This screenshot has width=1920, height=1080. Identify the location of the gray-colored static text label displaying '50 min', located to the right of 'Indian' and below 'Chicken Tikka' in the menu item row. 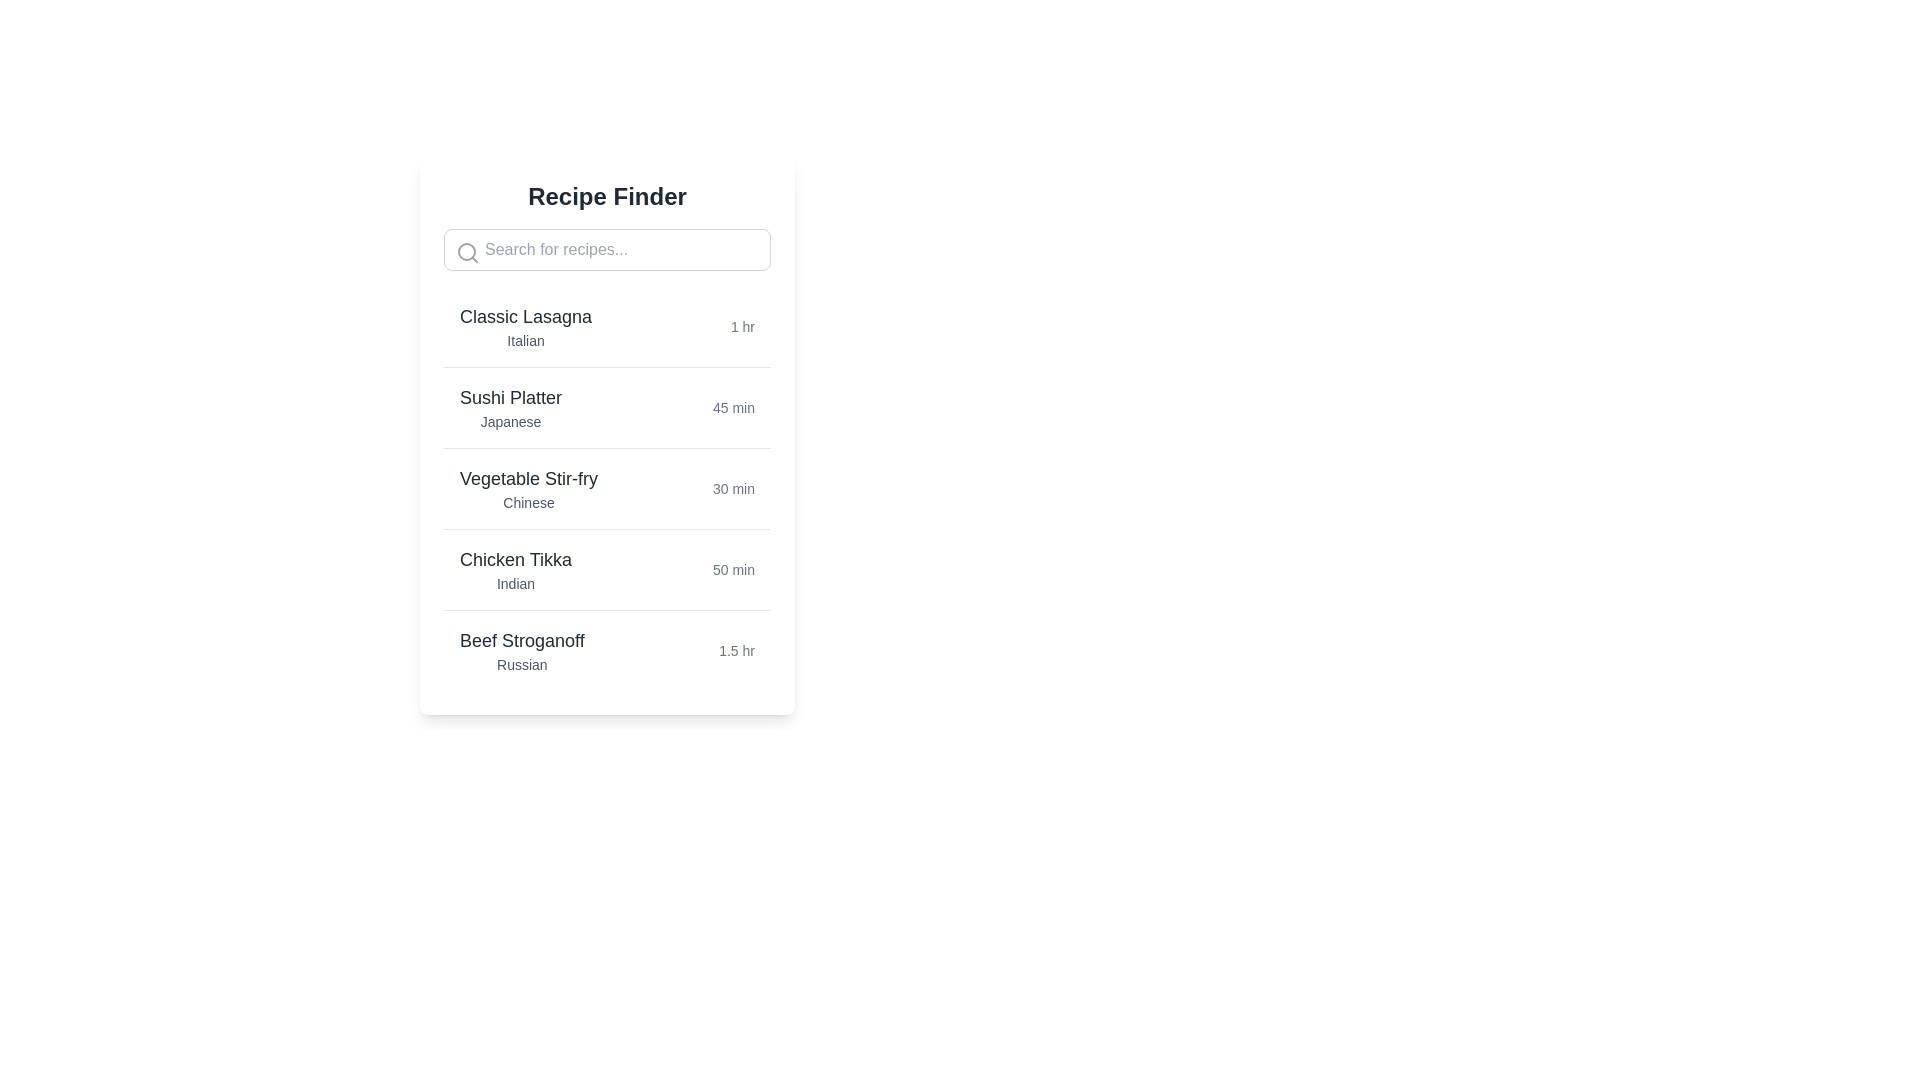
(733, 570).